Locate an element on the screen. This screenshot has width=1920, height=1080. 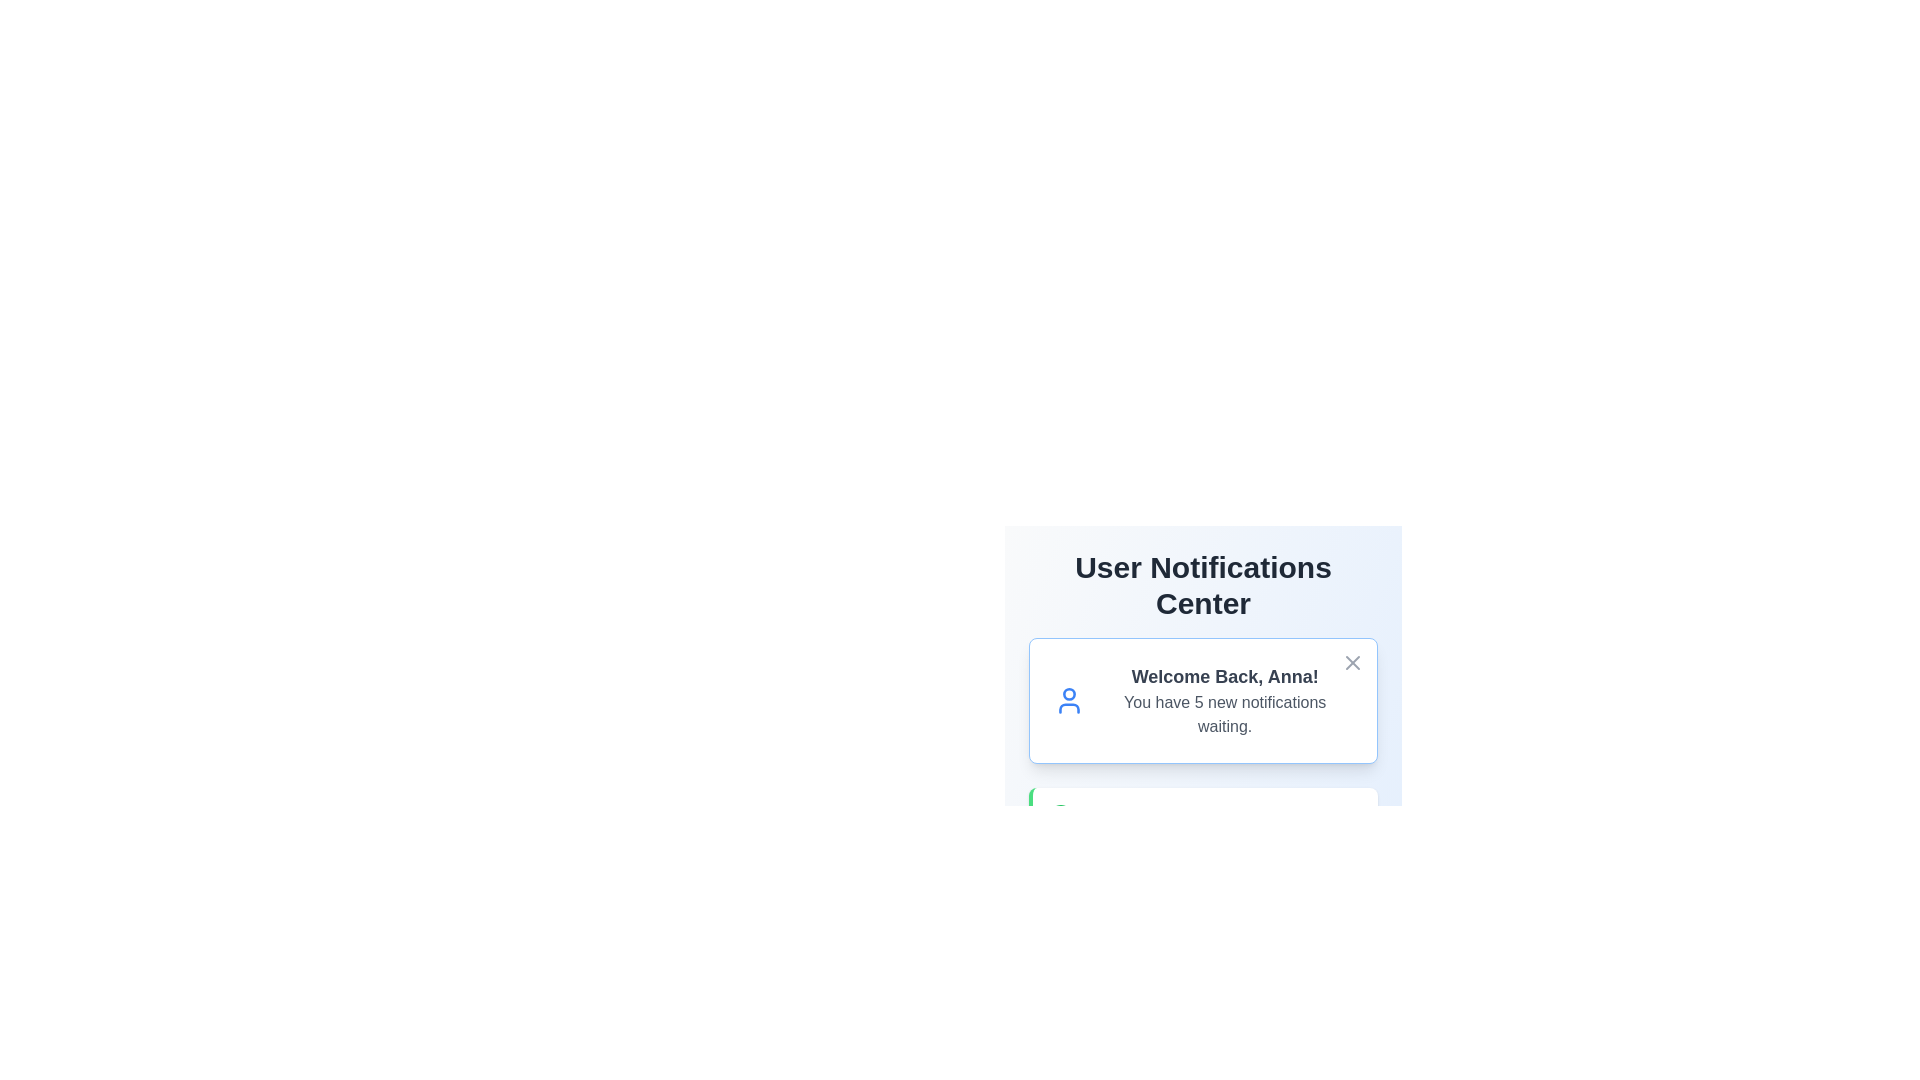
the Text Label that indicates the number of new notifications in the User Notifications Center is located at coordinates (1224, 700).